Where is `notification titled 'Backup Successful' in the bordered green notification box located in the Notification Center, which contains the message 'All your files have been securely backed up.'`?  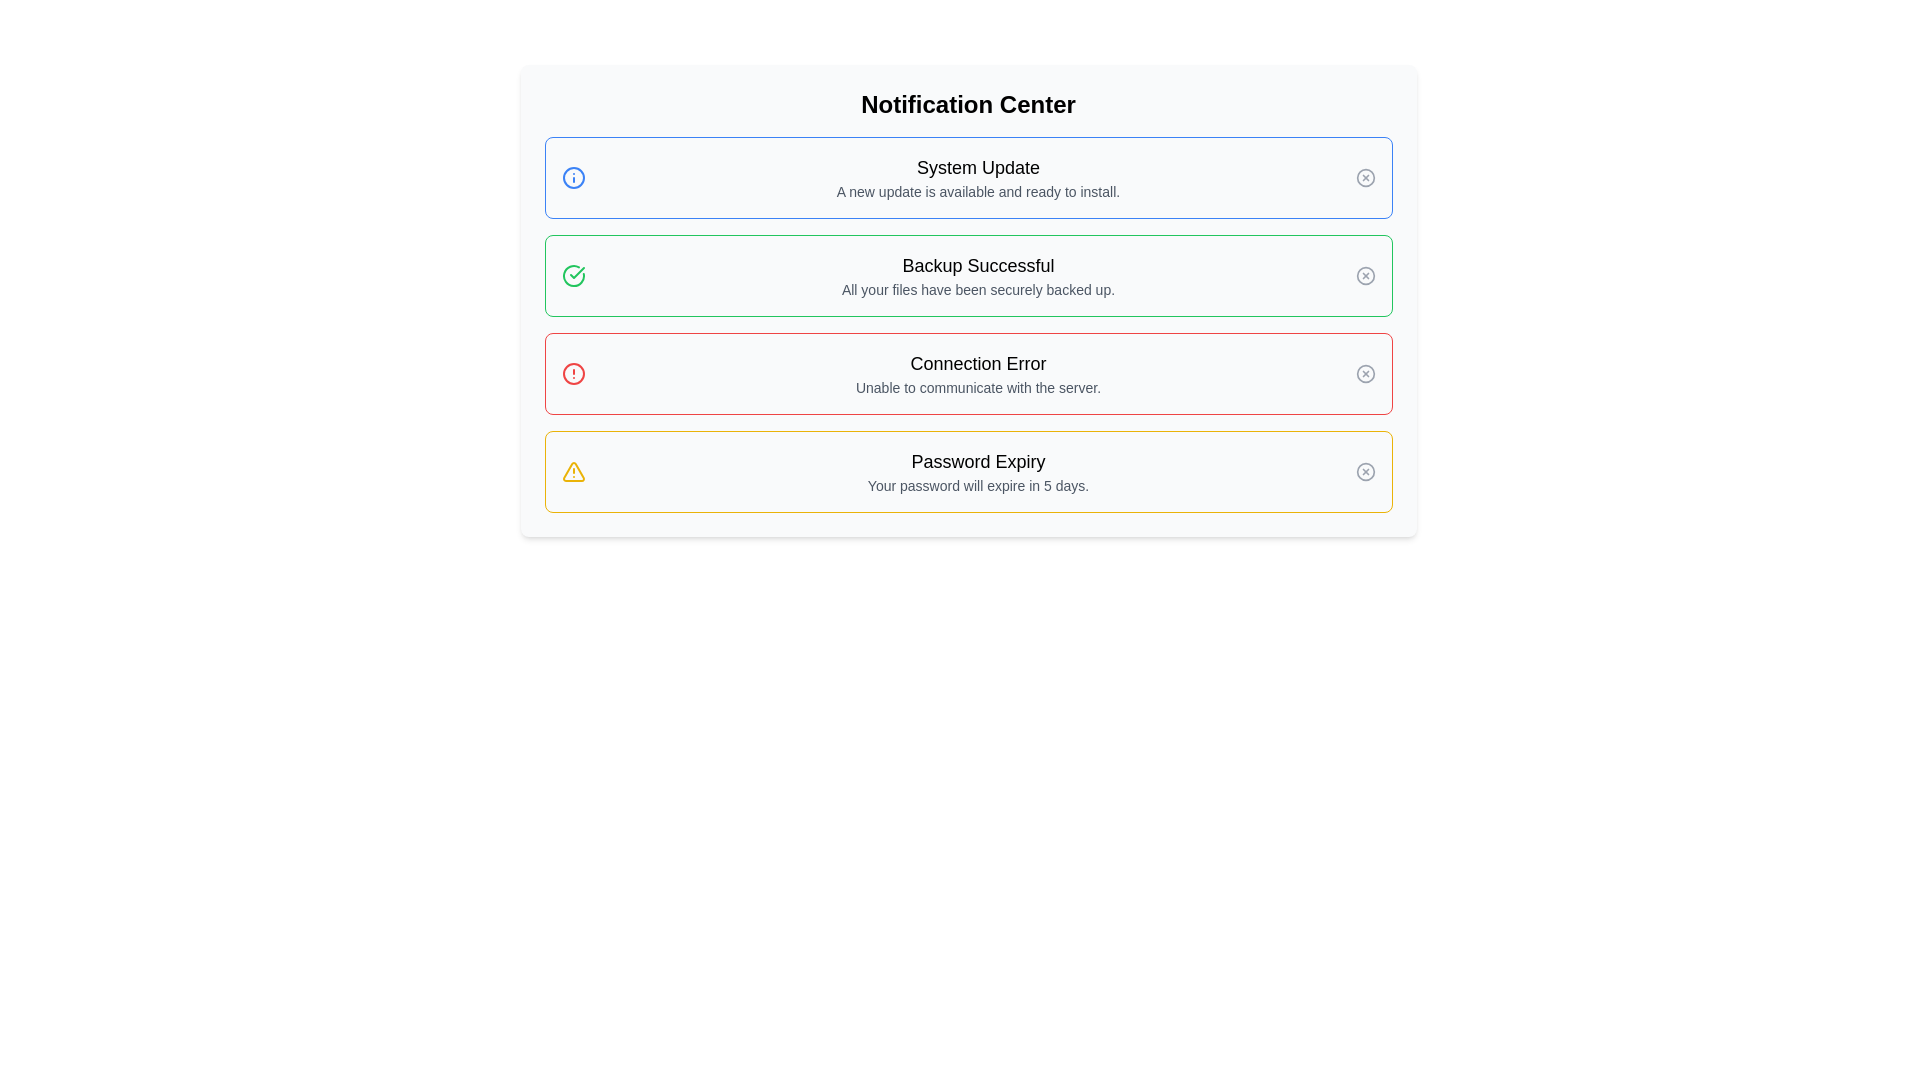
notification titled 'Backup Successful' in the bordered green notification box located in the Notification Center, which contains the message 'All your files have been securely backed up.' is located at coordinates (968, 300).